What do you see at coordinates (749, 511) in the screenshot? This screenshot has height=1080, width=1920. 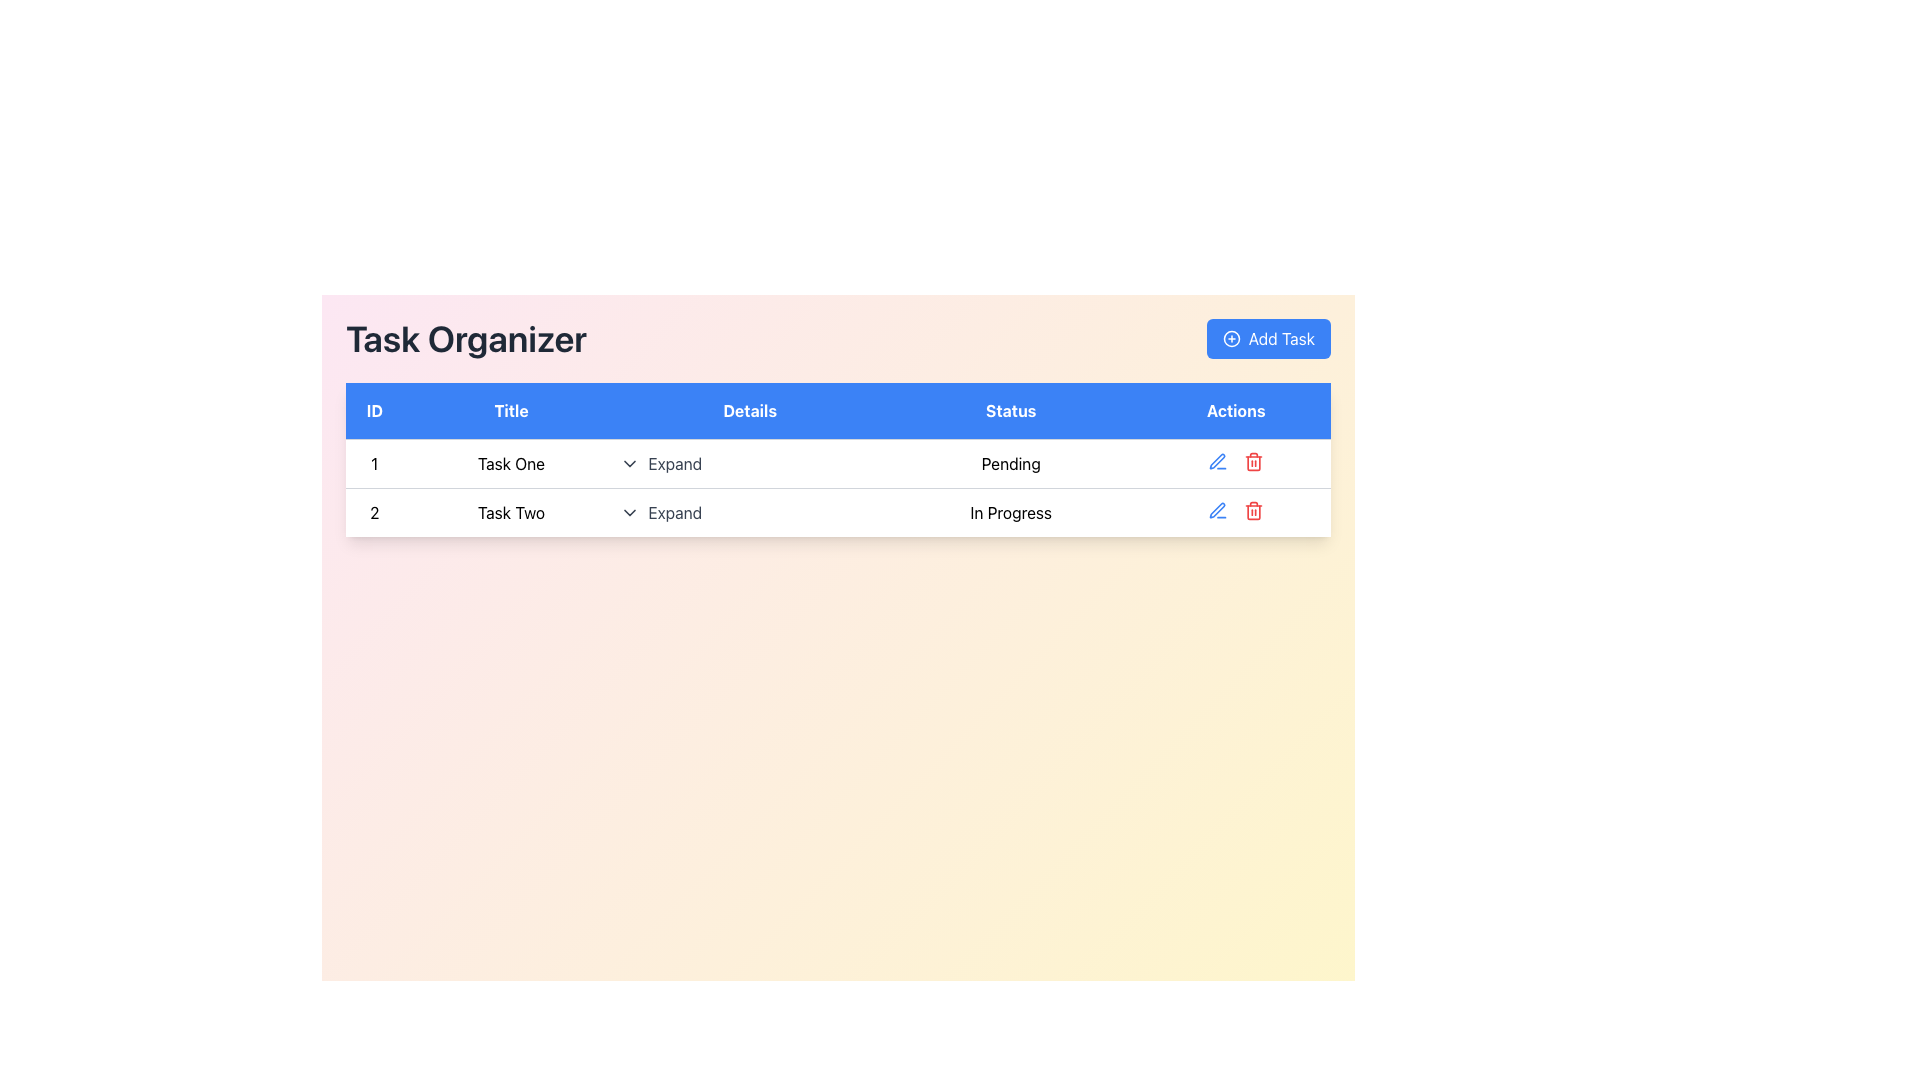 I see `the collapsible button located in the table row associated with 'Task Two' under the 'Details' column to enhance accessibility` at bounding box center [749, 511].